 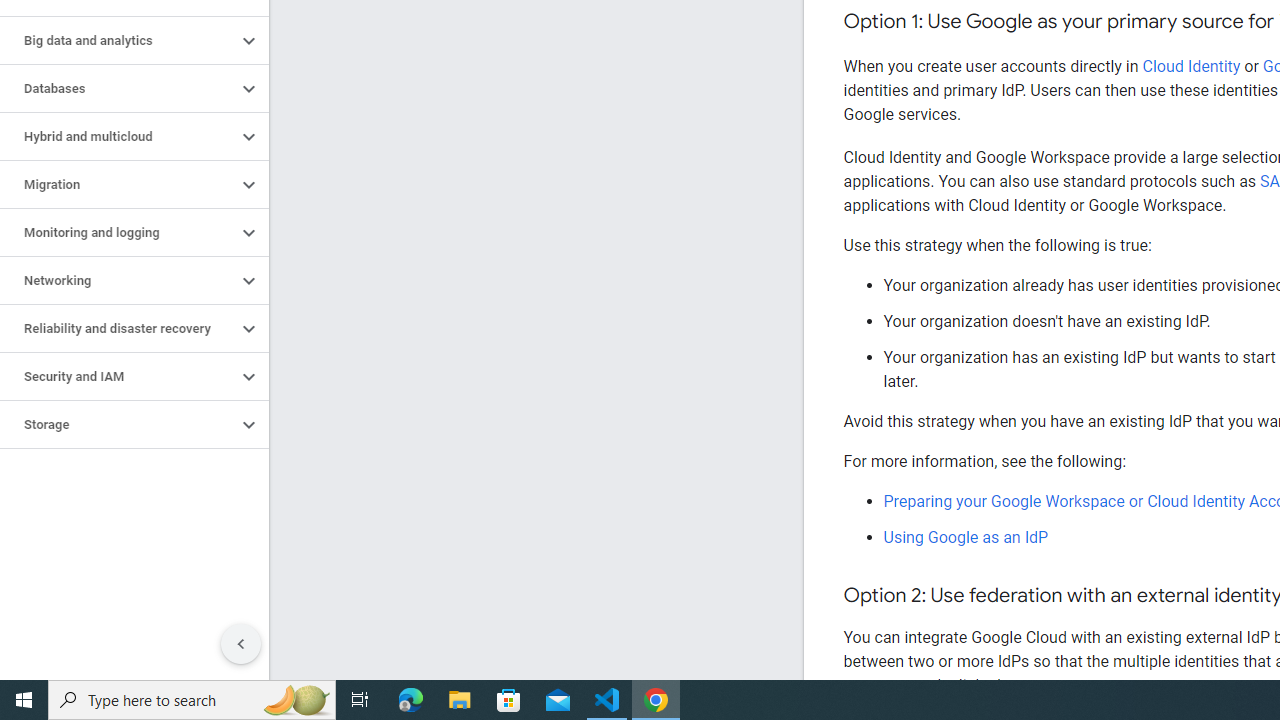 What do you see at coordinates (240, 644) in the screenshot?
I see `'Hide side navigation'` at bounding box center [240, 644].